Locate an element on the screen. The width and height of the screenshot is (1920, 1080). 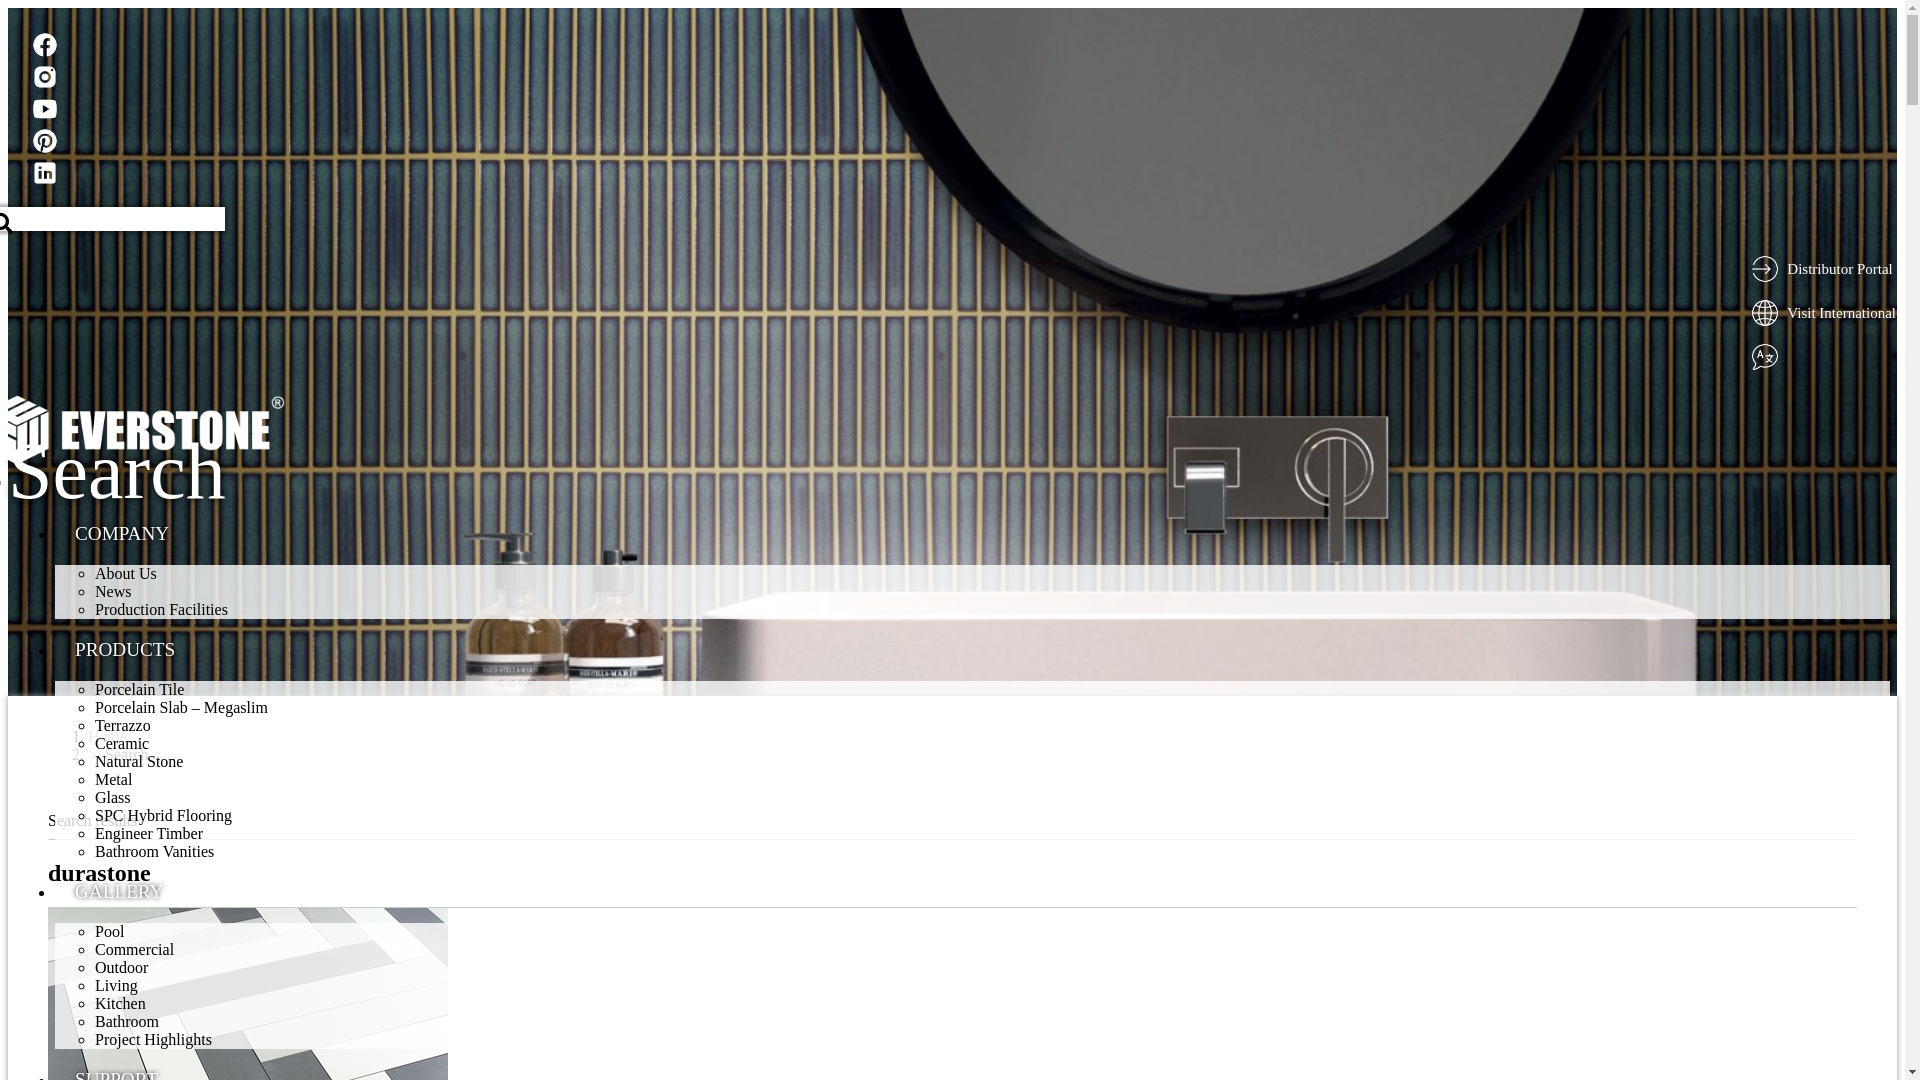
'Ceramic' is located at coordinates (120, 743).